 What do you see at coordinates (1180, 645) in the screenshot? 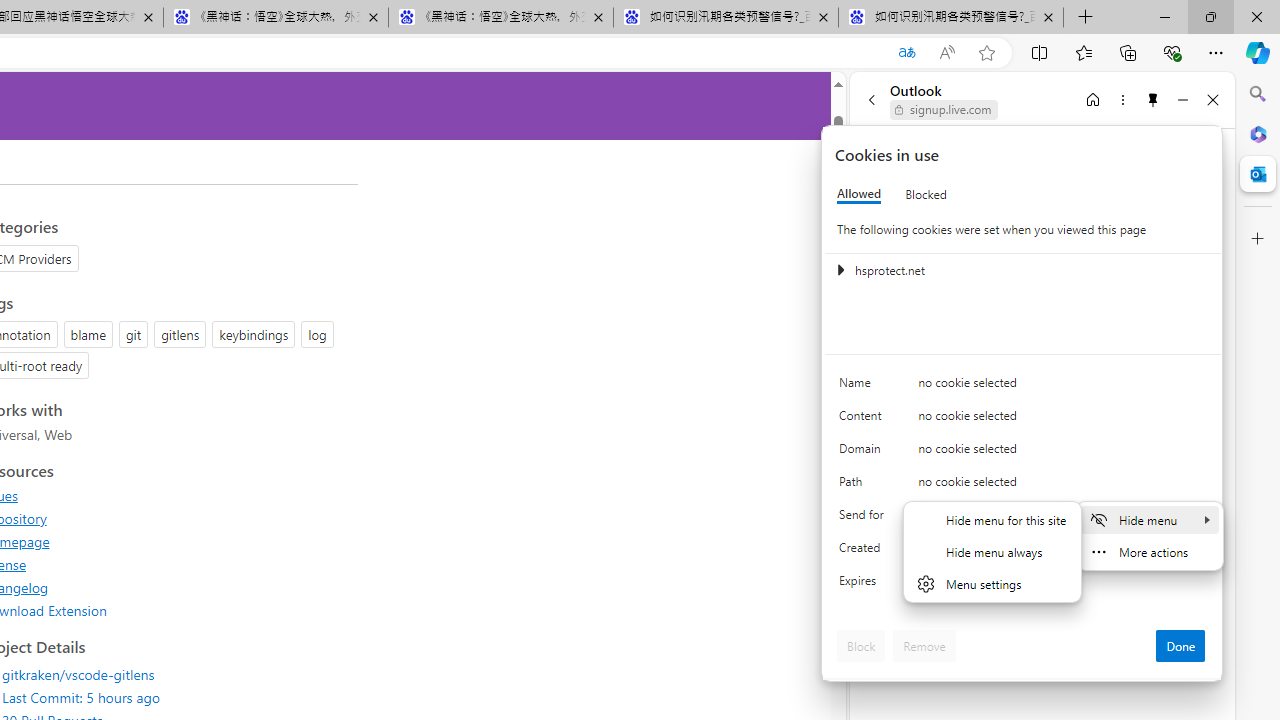
I see `'Done'` at bounding box center [1180, 645].